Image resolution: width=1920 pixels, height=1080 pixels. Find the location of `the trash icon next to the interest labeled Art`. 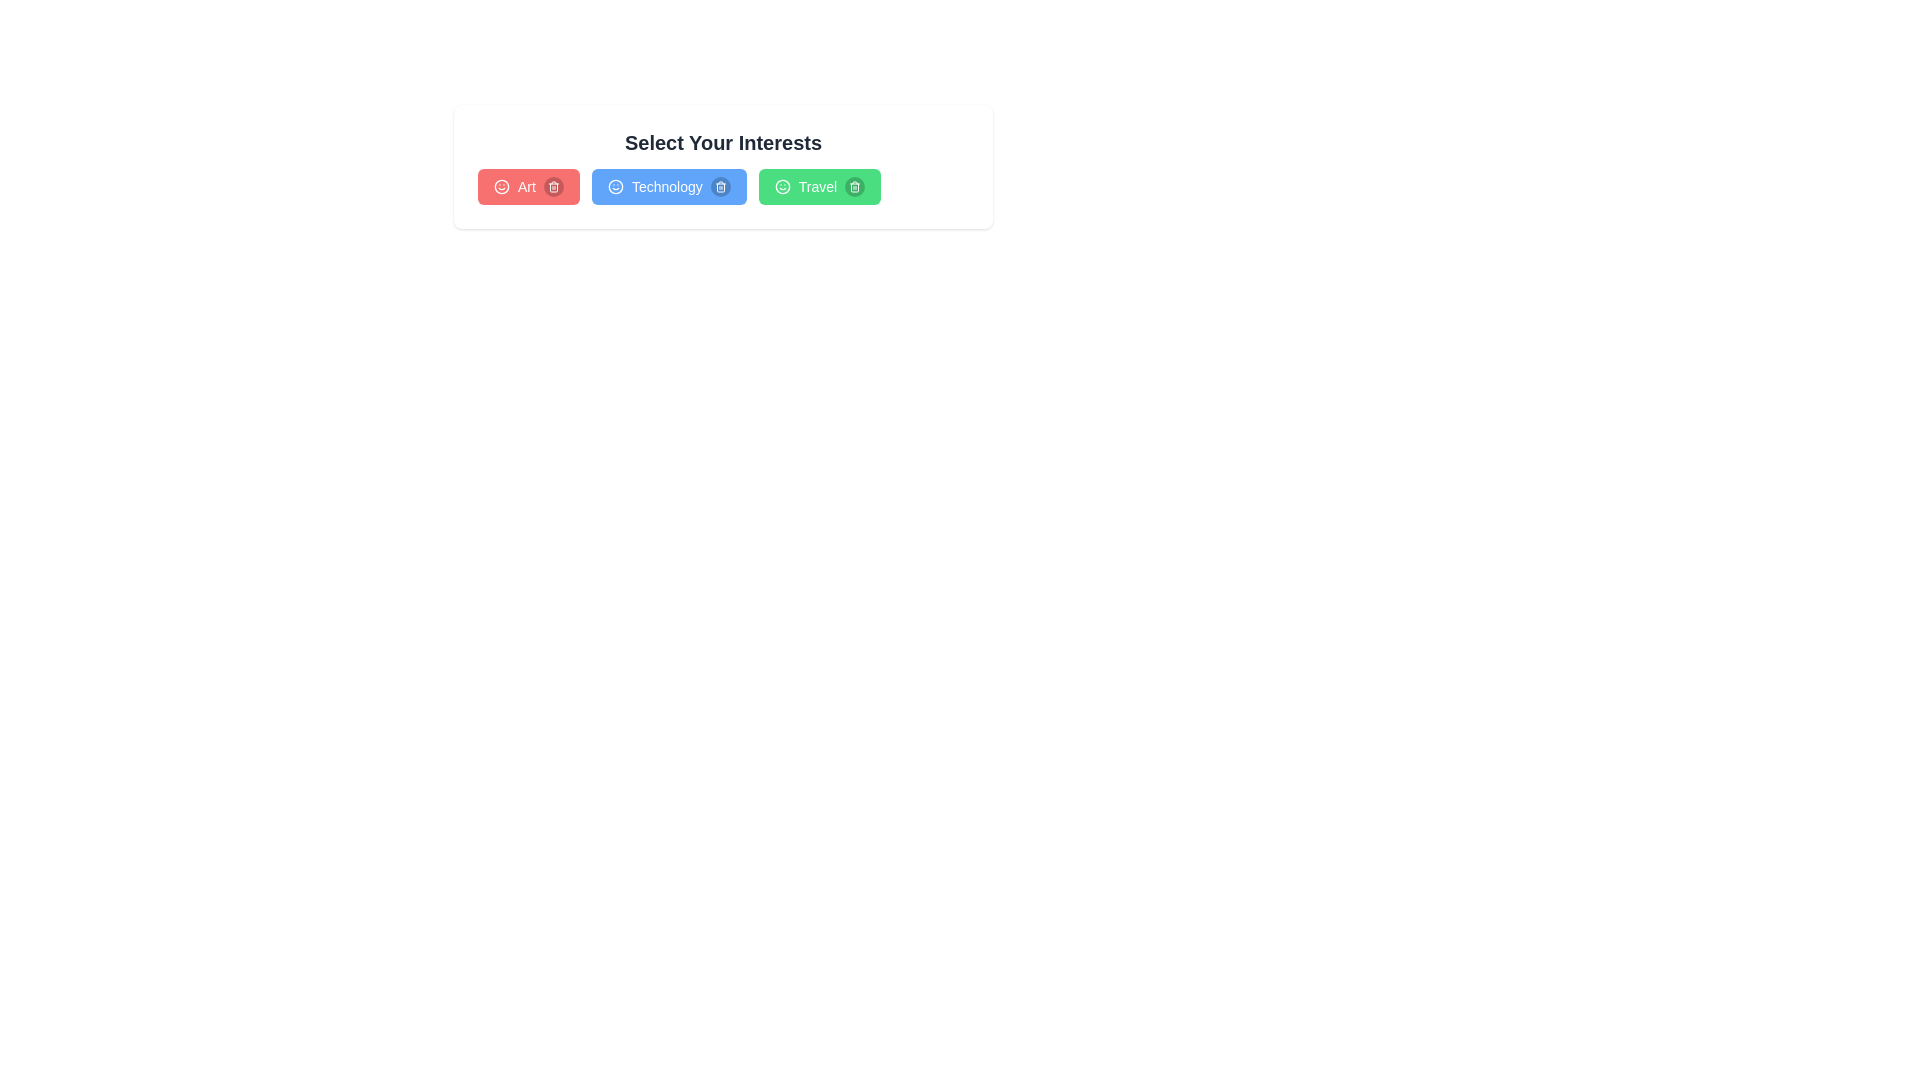

the trash icon next to the interest labeled Art is located at coordinates (553, 186).